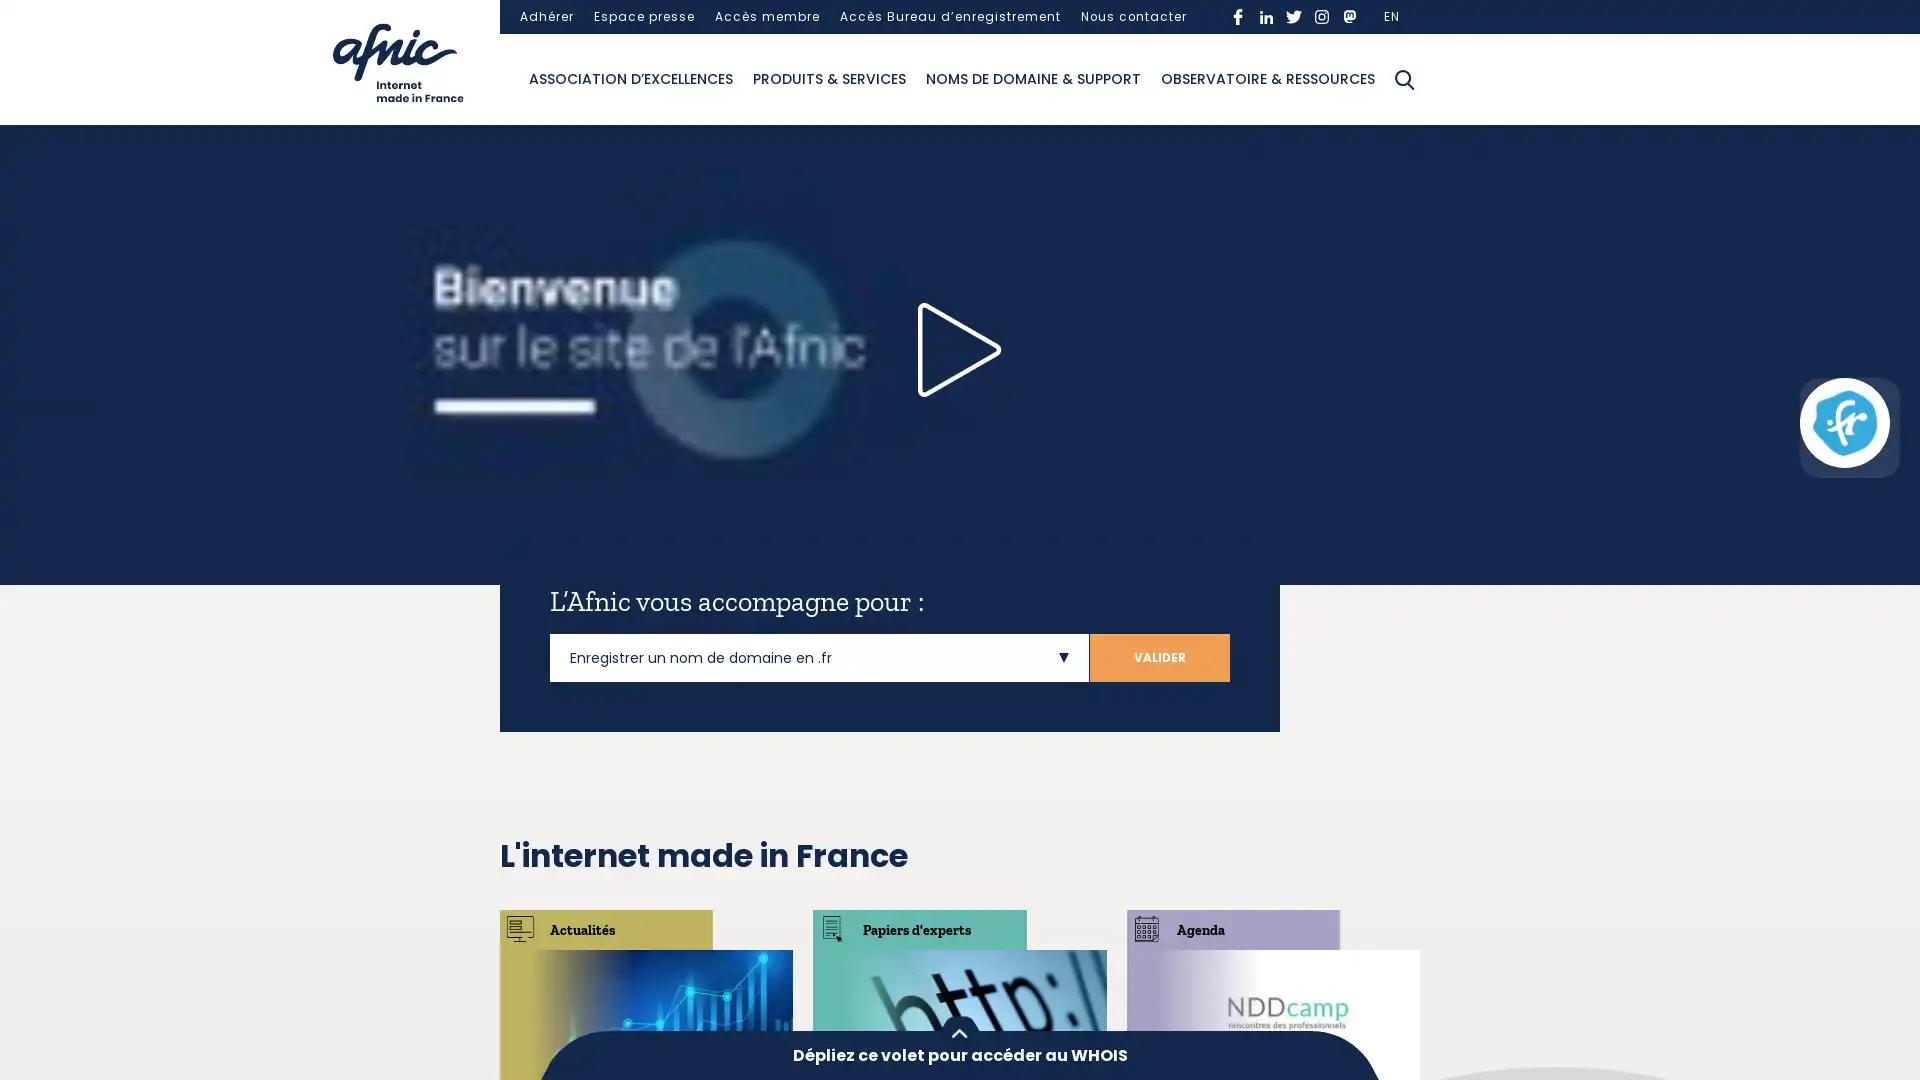 This screenshot has width=1920, height=1080. Describe the element at coordinates (1843, 422) in the screenshot. I see `Ouvrir la pastille .fr` at that location.